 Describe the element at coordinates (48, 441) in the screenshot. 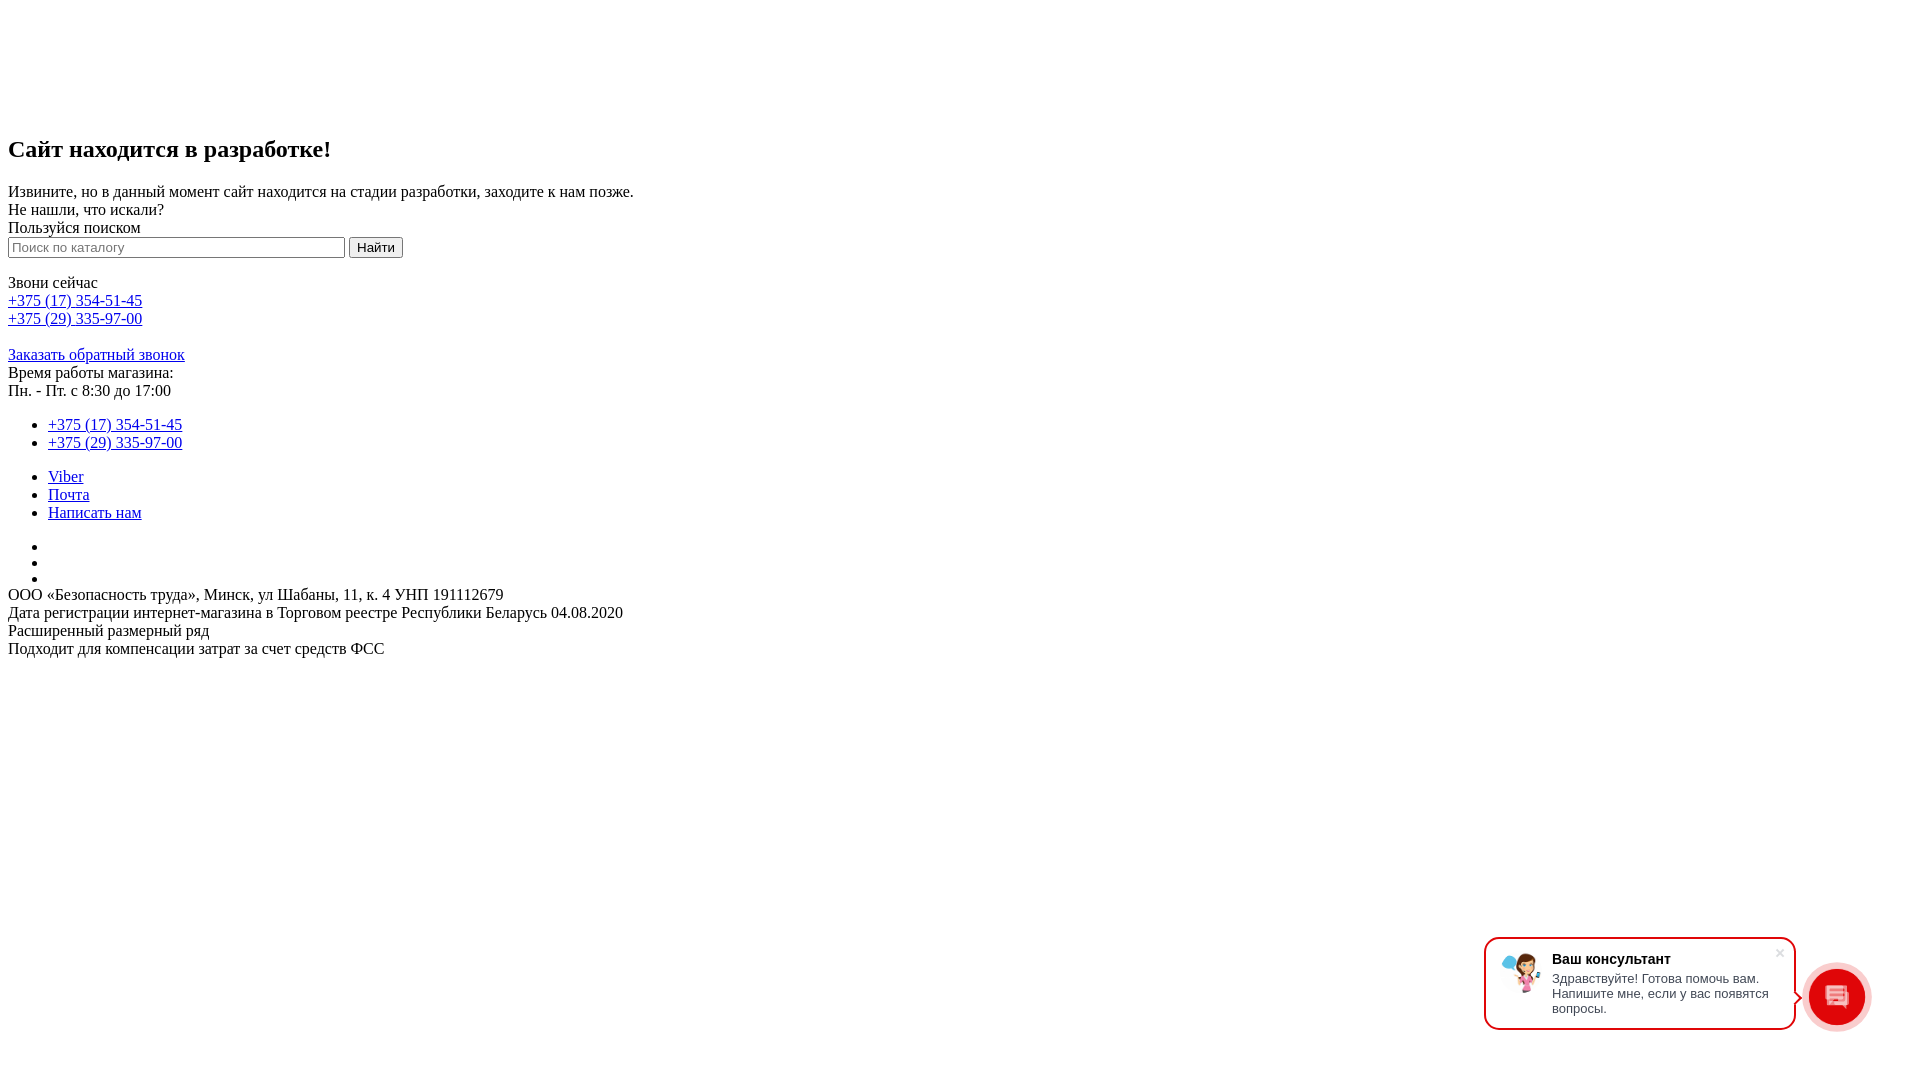

I see `'+375 (29) 335-97-00'` at that location.